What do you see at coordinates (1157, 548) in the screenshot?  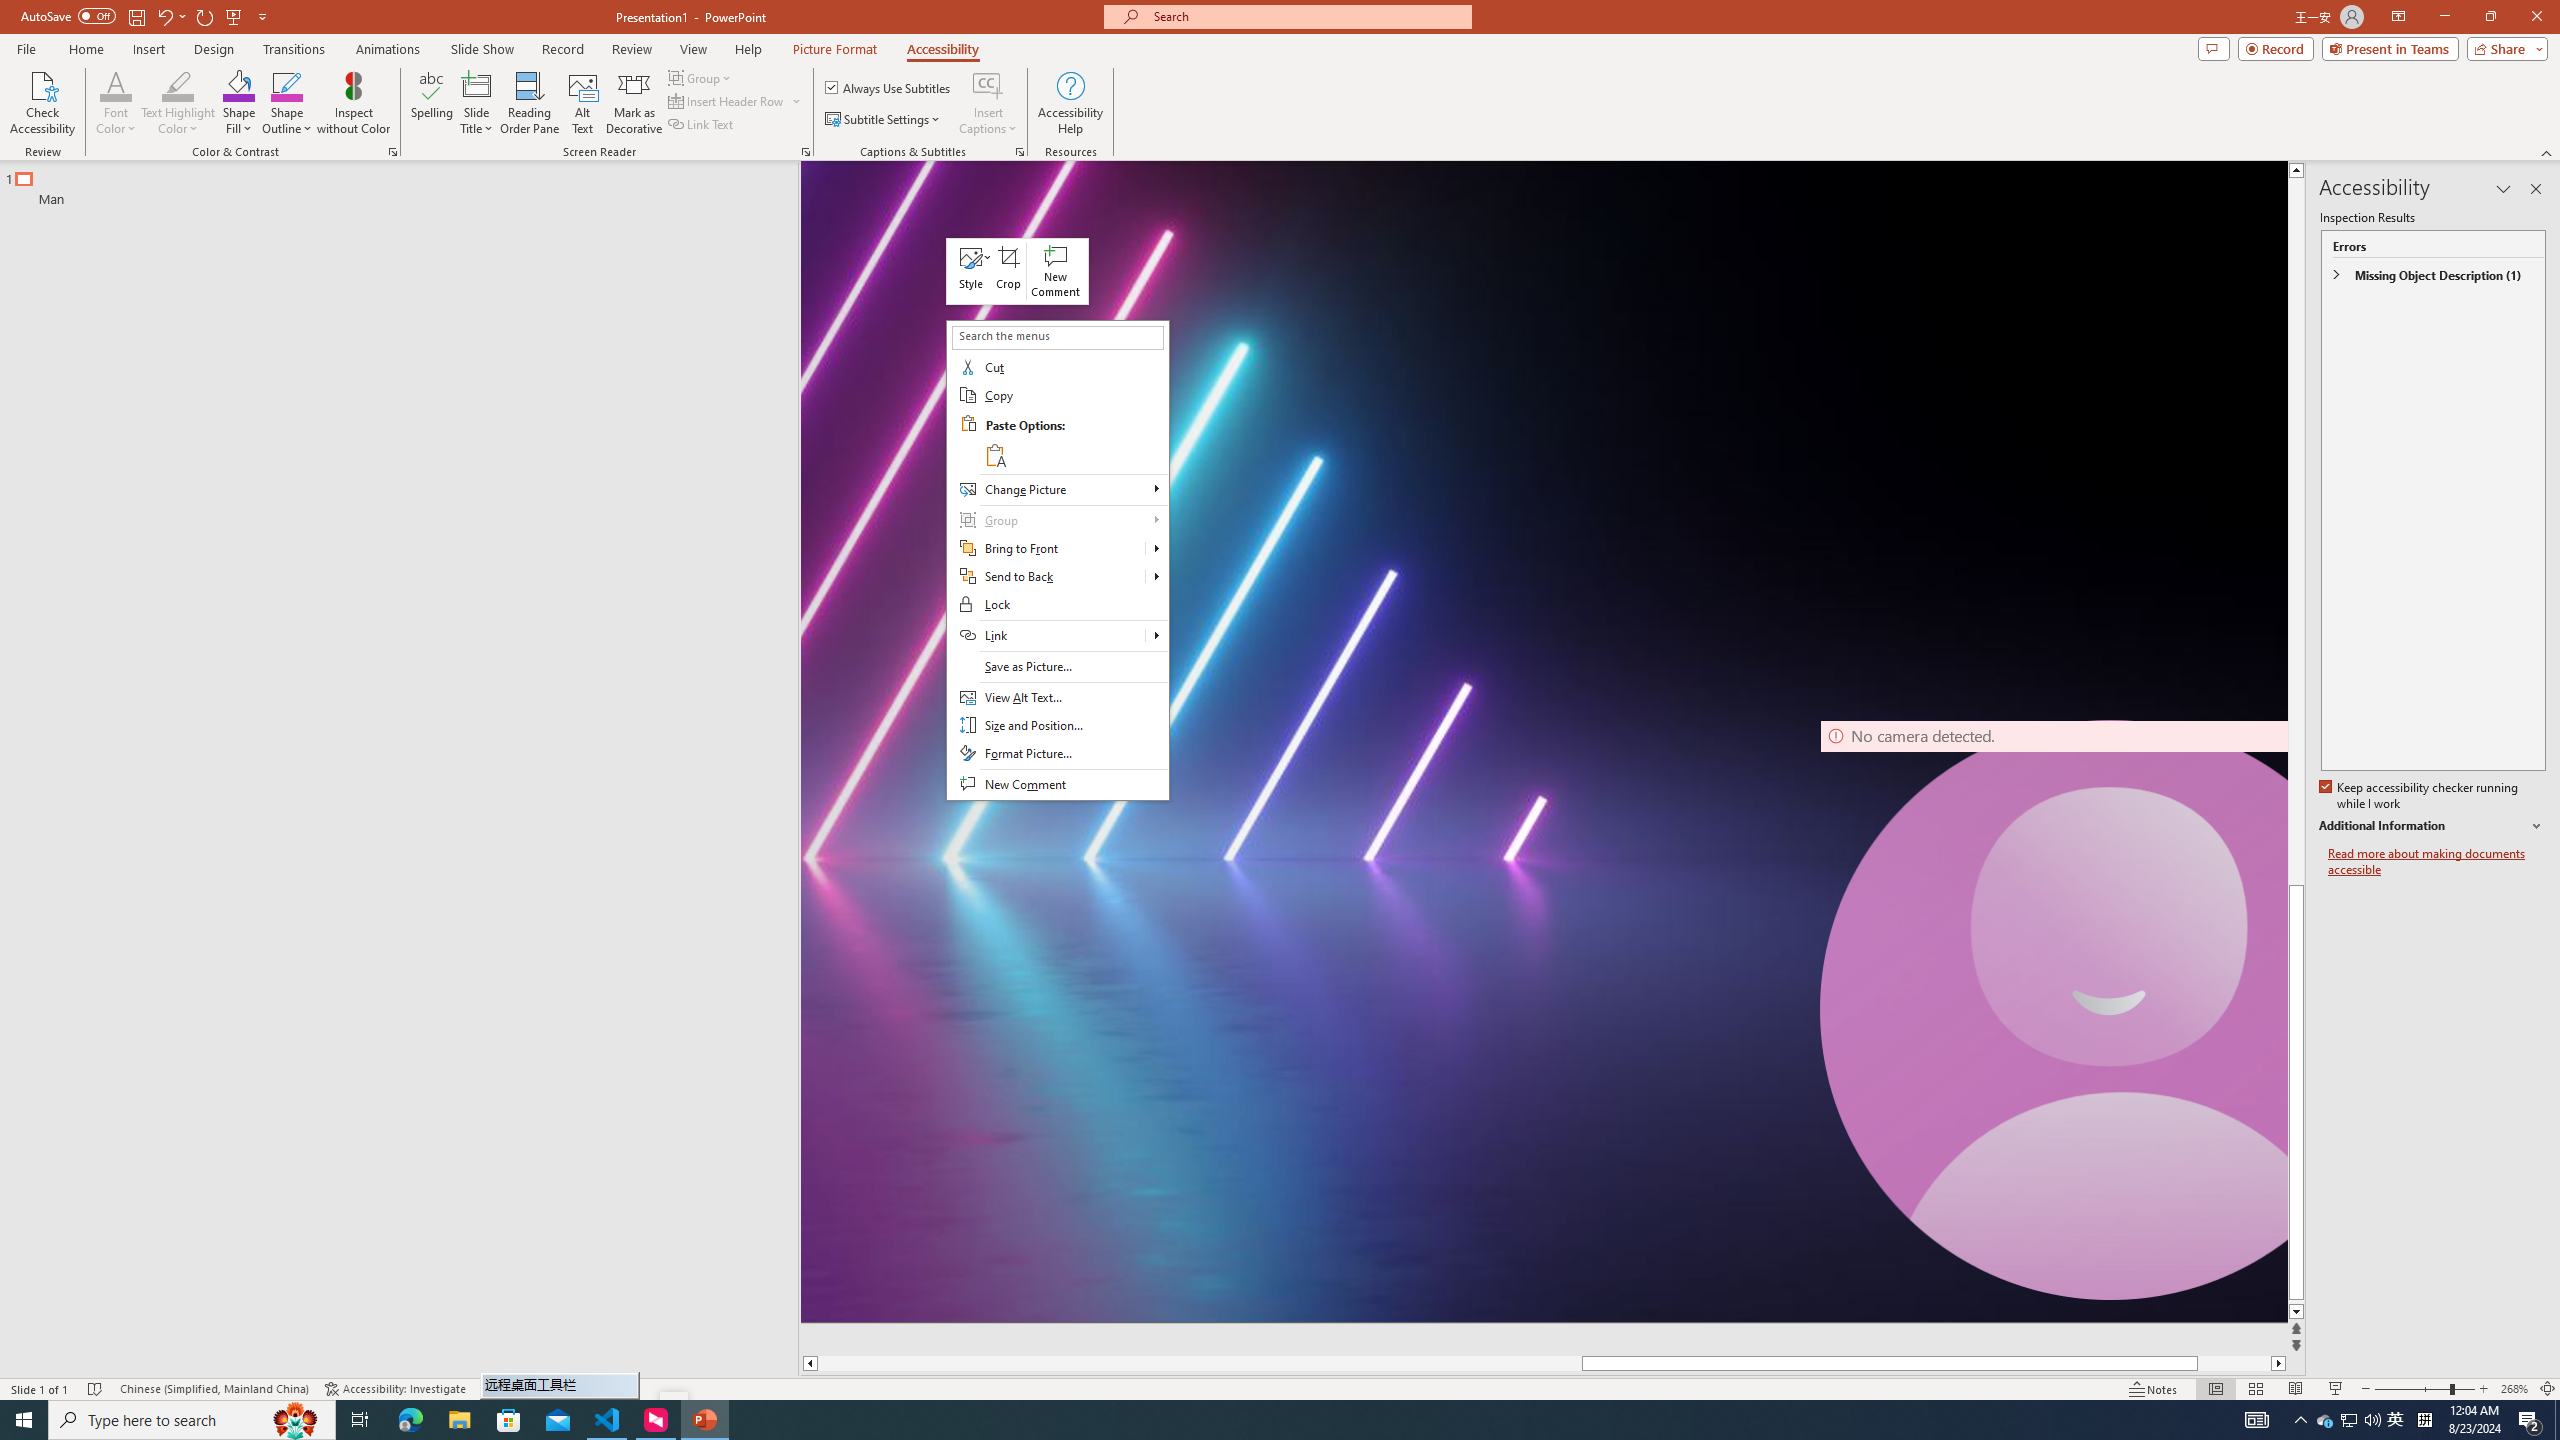 I see `'Bring to Front'` at bounding box center [1157, 548].